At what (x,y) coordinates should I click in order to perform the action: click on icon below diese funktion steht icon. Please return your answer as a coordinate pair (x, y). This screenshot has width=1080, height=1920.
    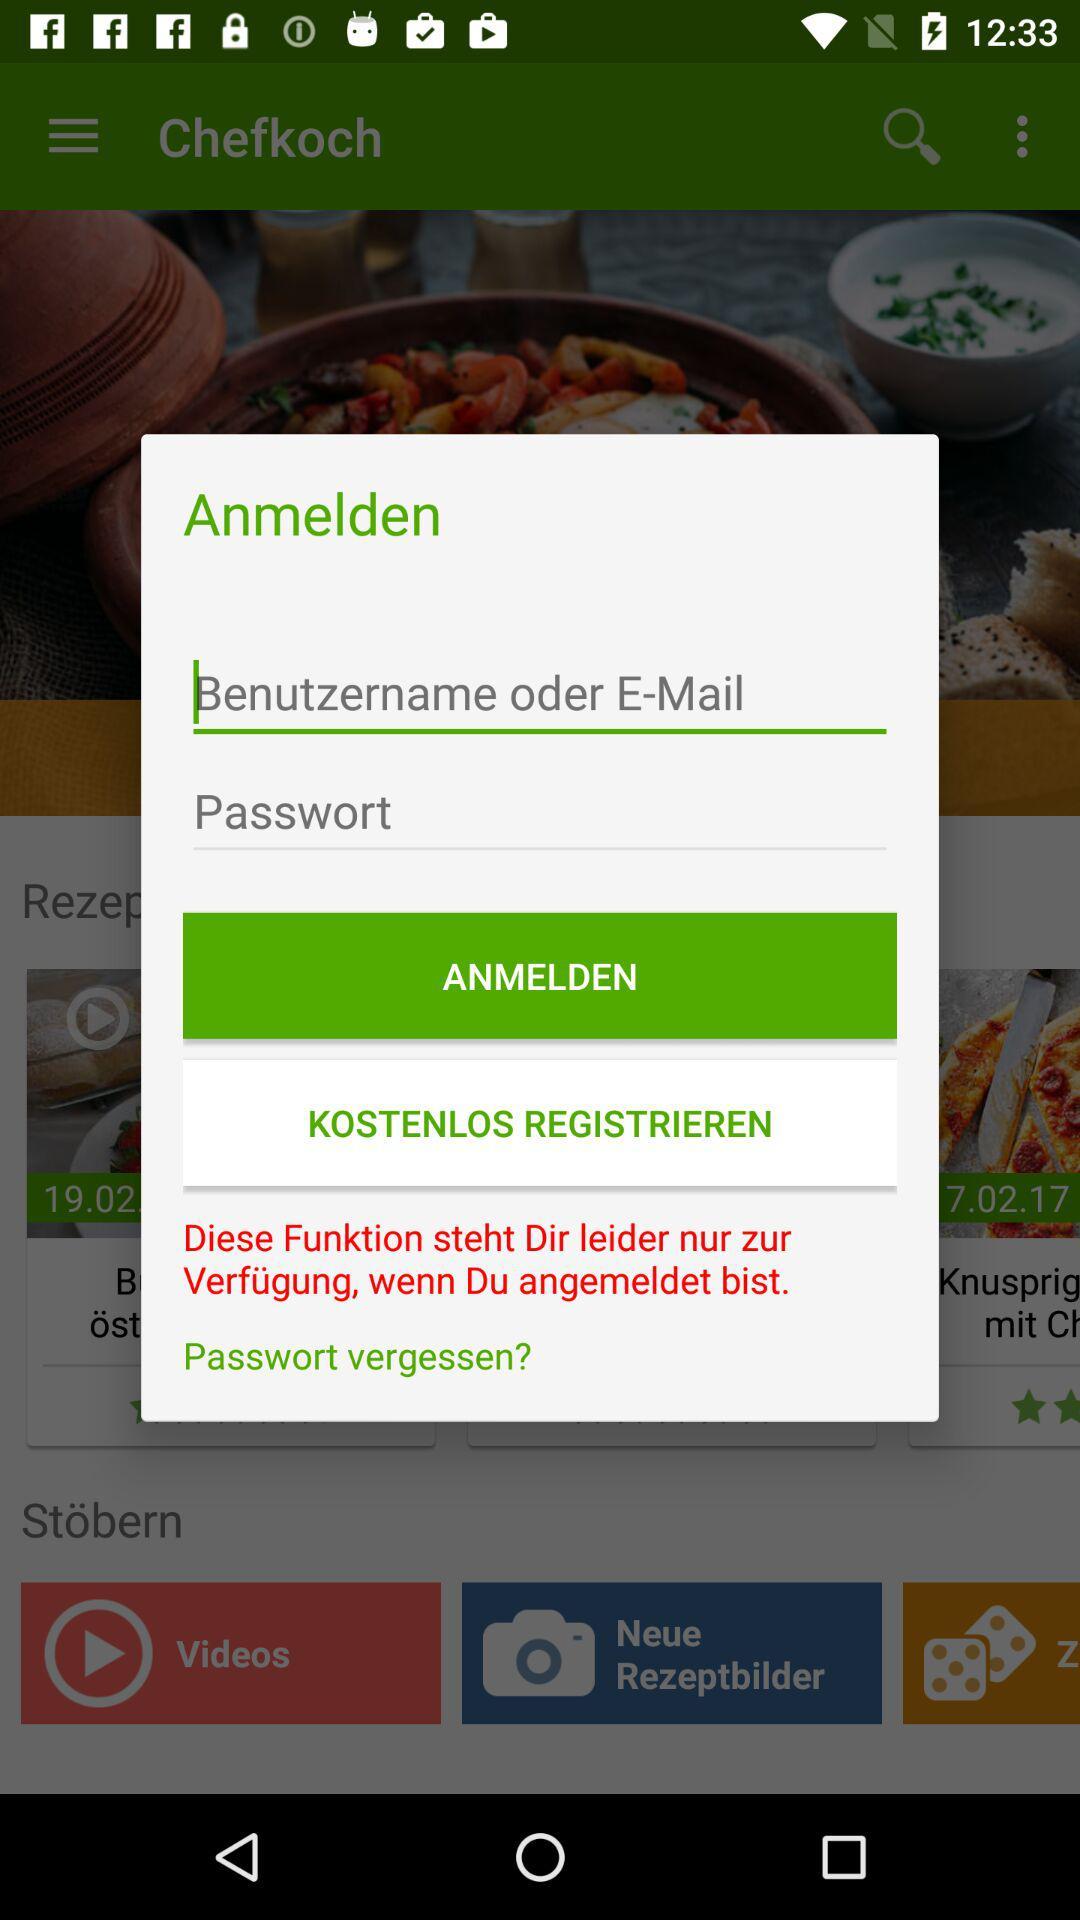
    Looking at the image, I should click on (540, 1355).